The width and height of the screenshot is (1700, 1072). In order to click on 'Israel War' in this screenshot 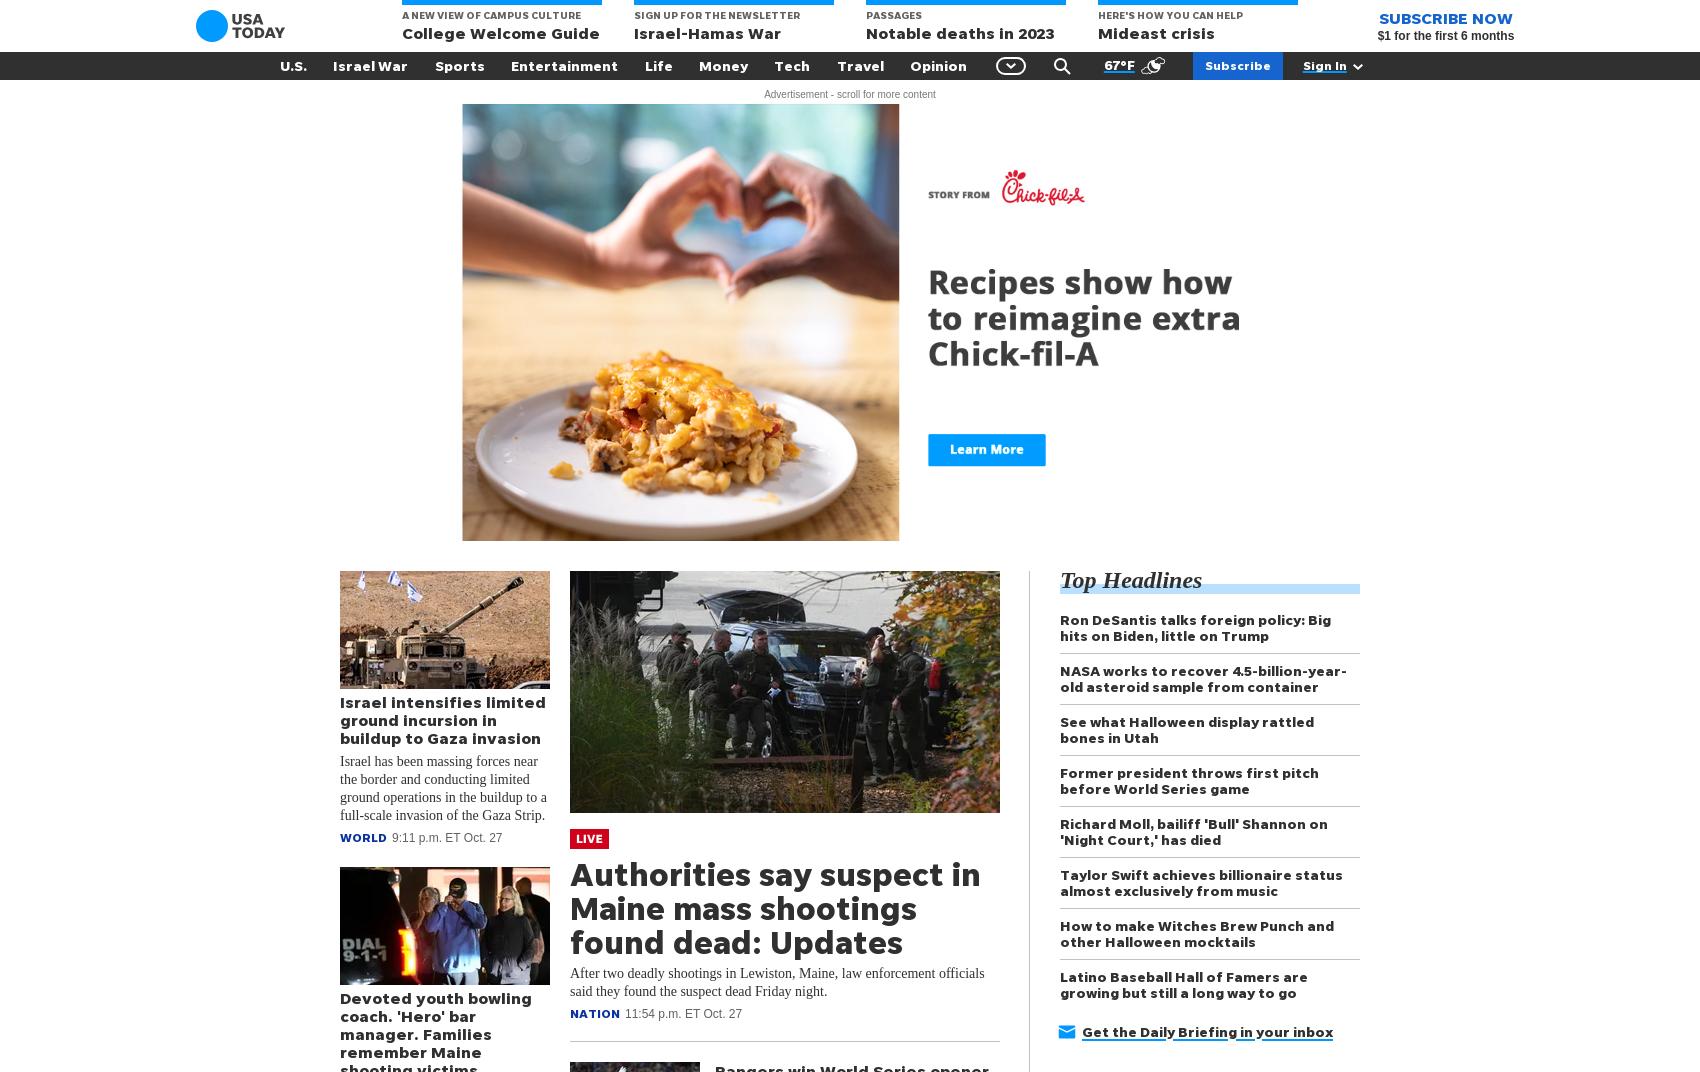, I will do `click(369, 64)`.